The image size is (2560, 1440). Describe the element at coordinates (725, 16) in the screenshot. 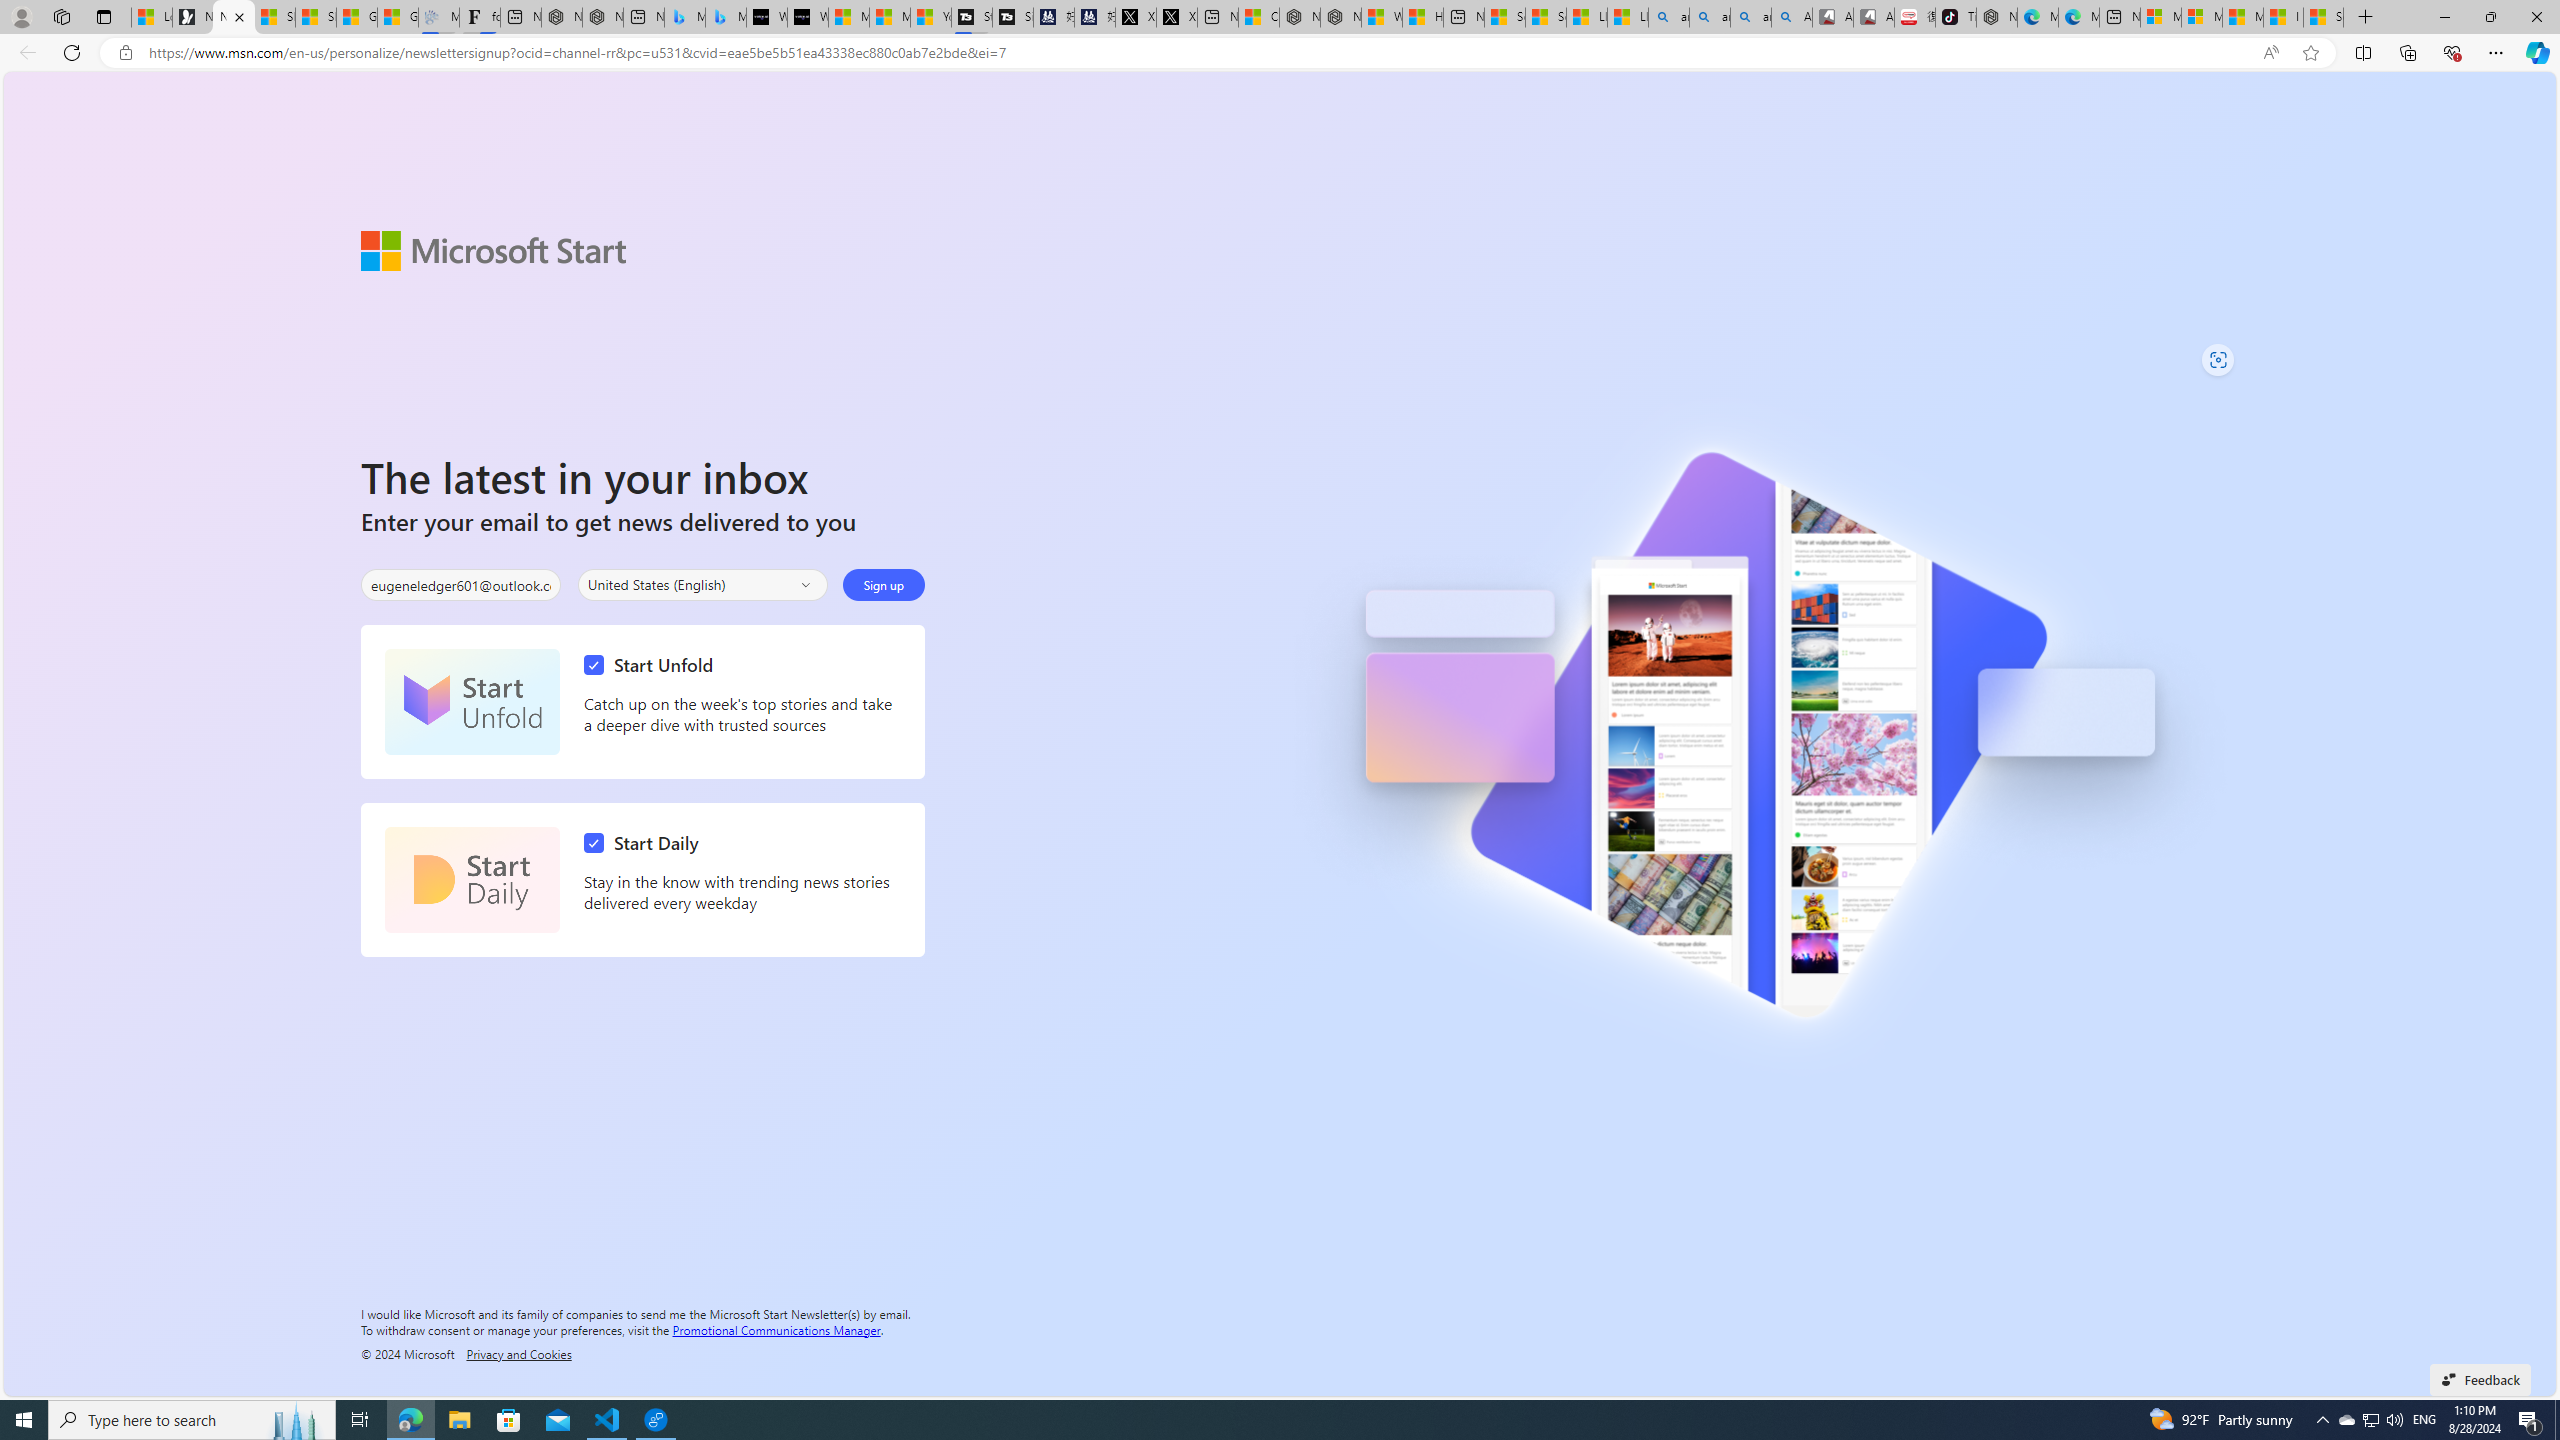

I see `'Microsoft Bing Travel - Shangri-La Hotel Bangkok'` at that location.